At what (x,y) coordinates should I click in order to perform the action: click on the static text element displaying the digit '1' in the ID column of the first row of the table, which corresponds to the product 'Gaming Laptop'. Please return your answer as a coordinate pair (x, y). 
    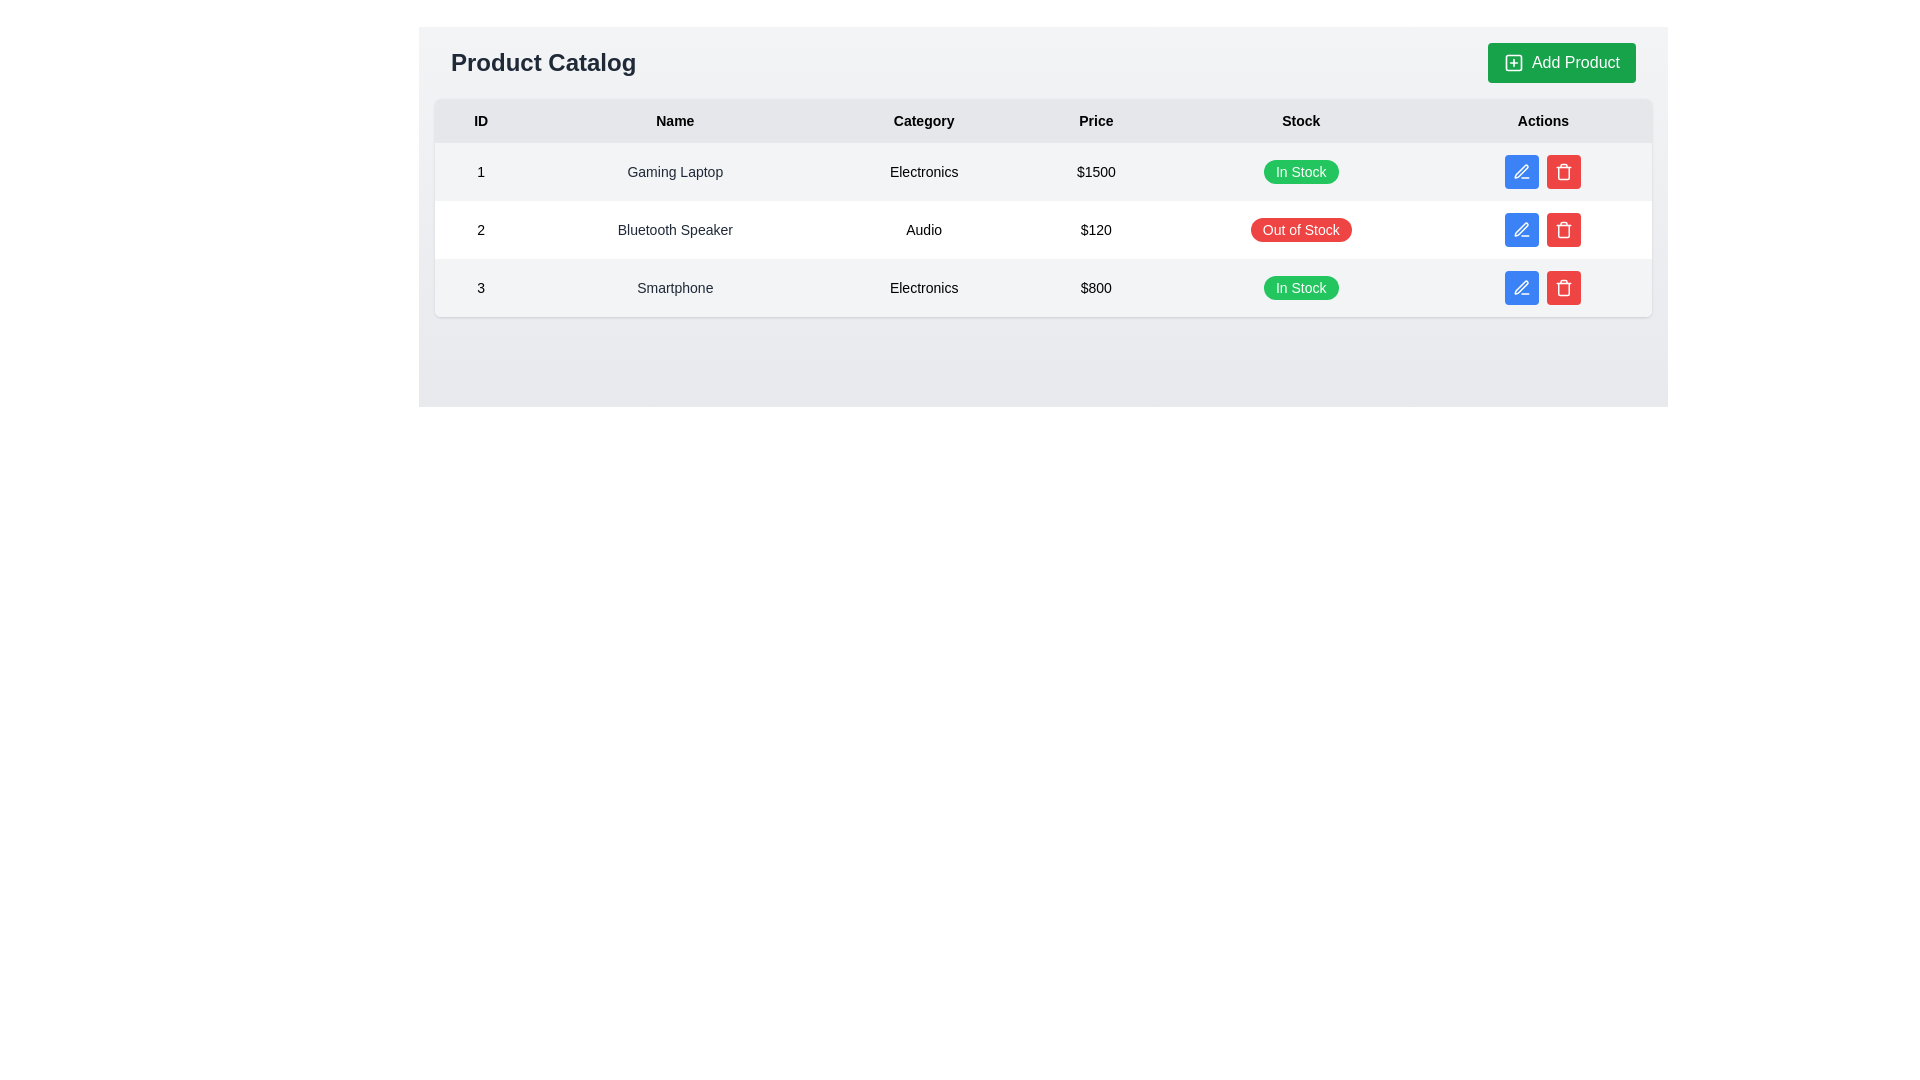
    Looking at the image, I should click on (481, 171).